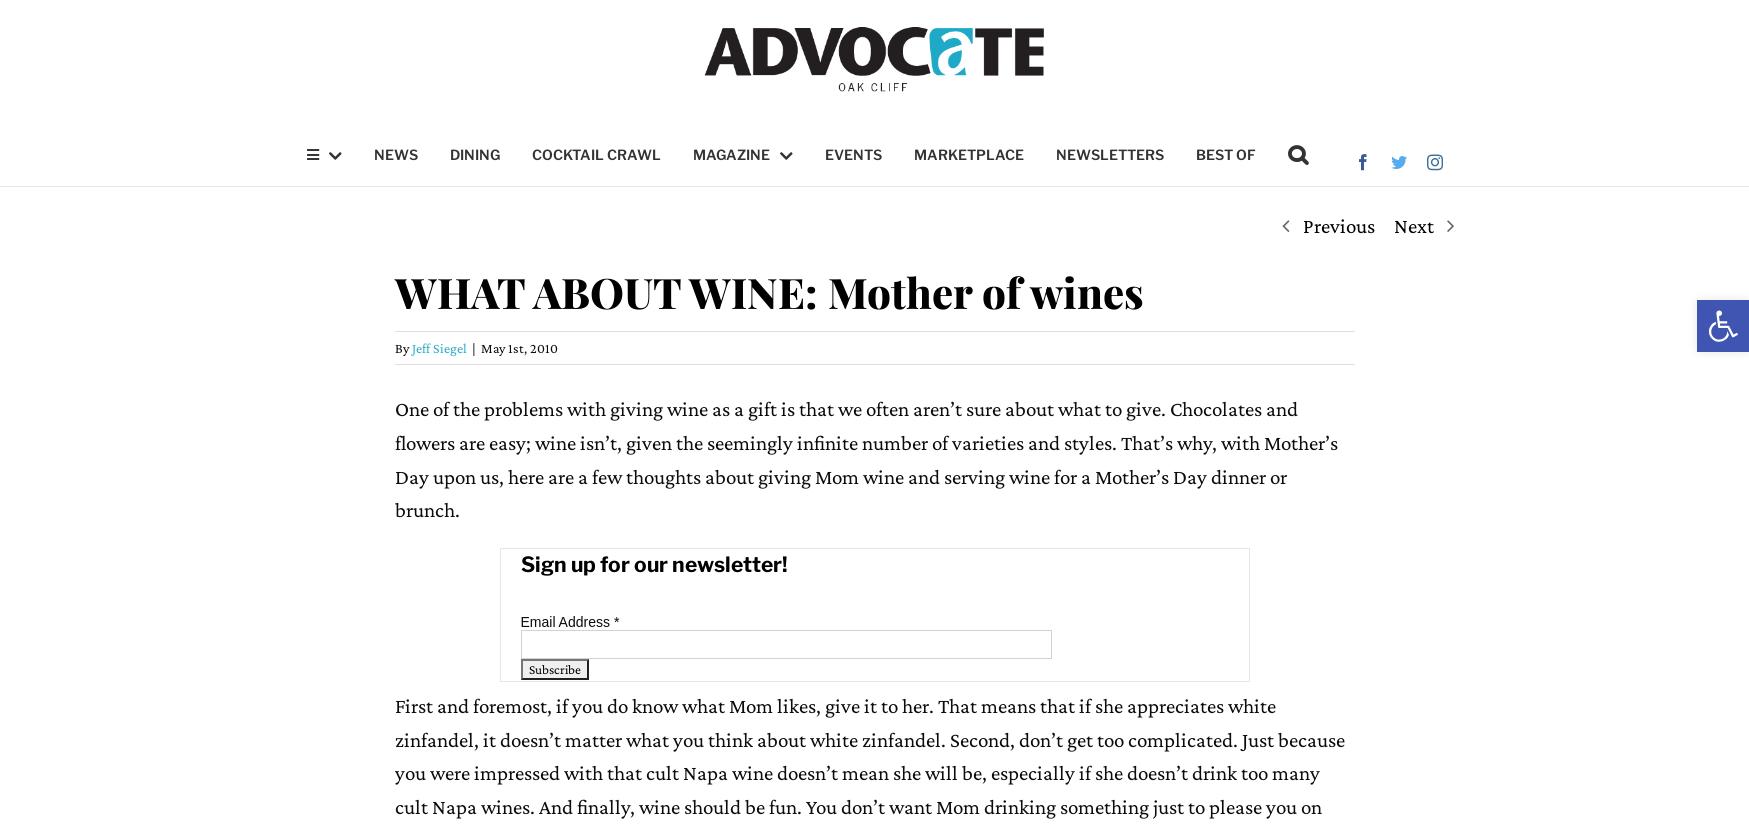 This screenshot has width=1749, height=827. Describe the element at coordinates (761, 265) in the screenshot. I see `'Digital Edition'` at that location.